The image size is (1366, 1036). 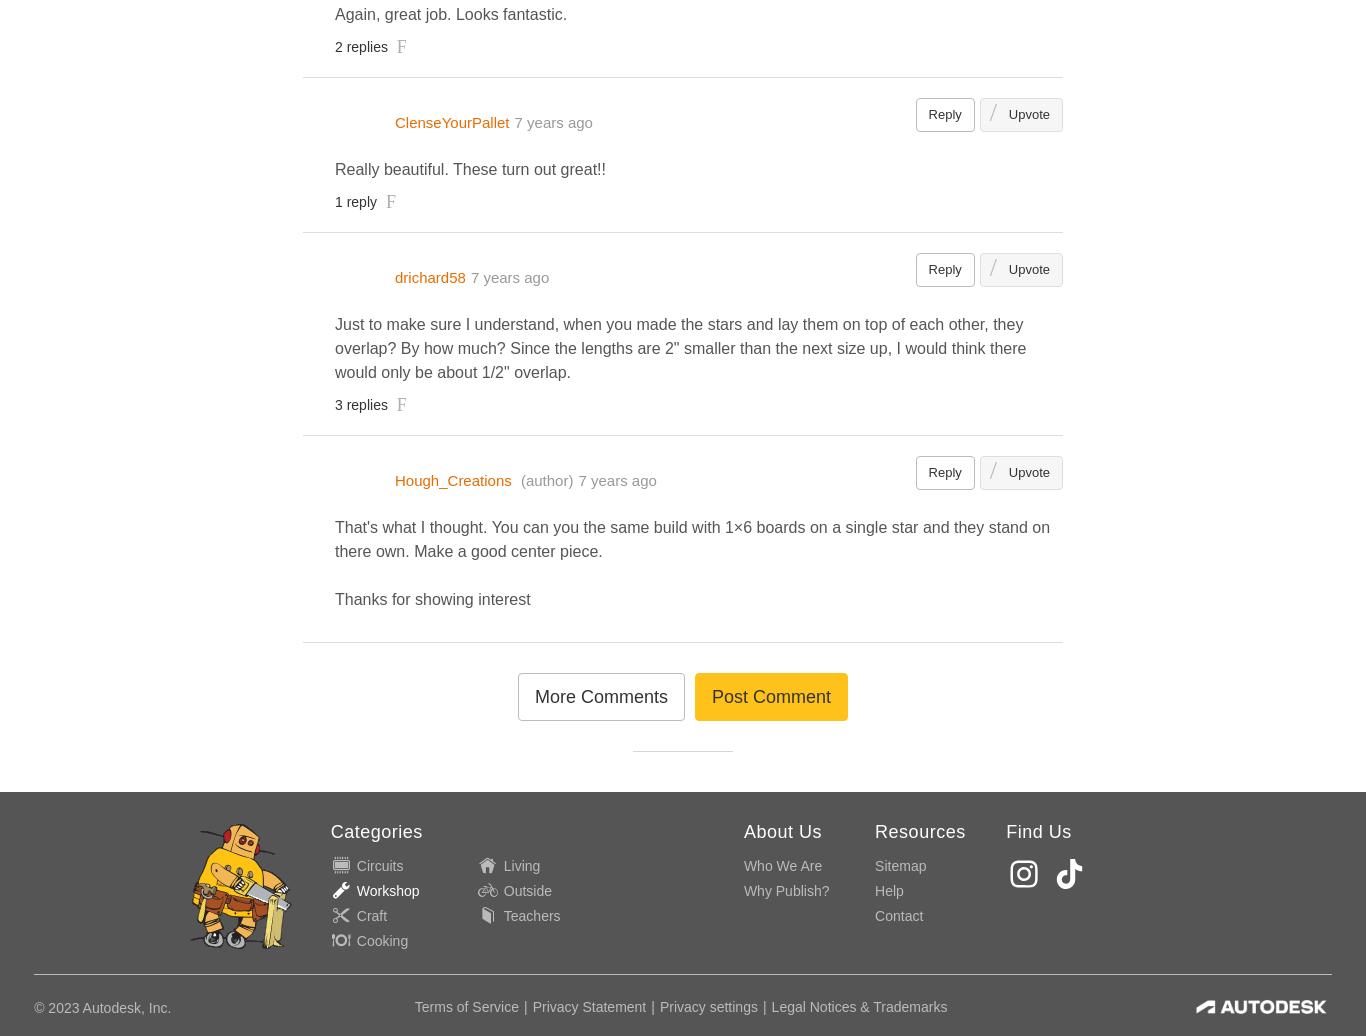 I want to click on '© 2023 Autodesk, Inc.', so click(x=102, y=1006).